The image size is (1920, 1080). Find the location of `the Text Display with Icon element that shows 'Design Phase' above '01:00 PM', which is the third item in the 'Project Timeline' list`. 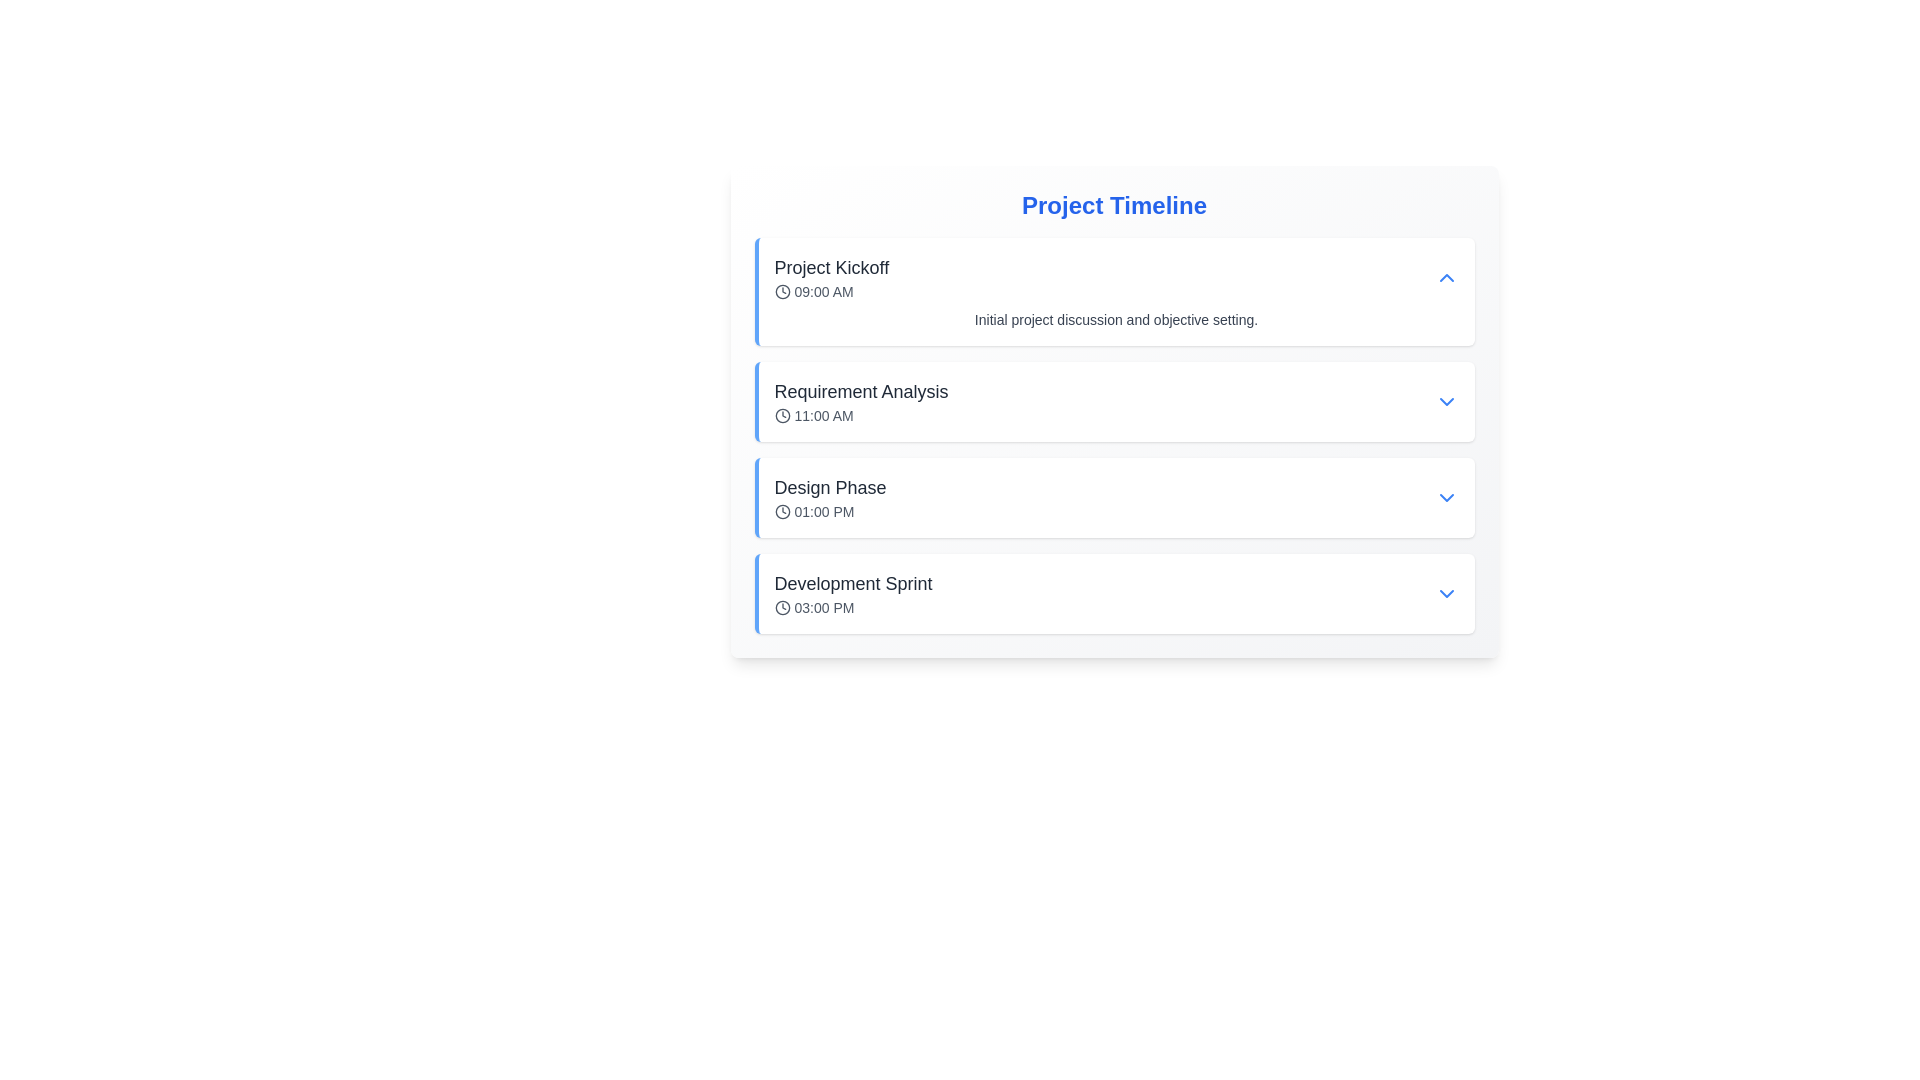

the Text Display with Icon element that shows 'Design Phase' above '01:00 PM', which is the third item in the 'Project Timeline' list is located at coordinates (830, 496).